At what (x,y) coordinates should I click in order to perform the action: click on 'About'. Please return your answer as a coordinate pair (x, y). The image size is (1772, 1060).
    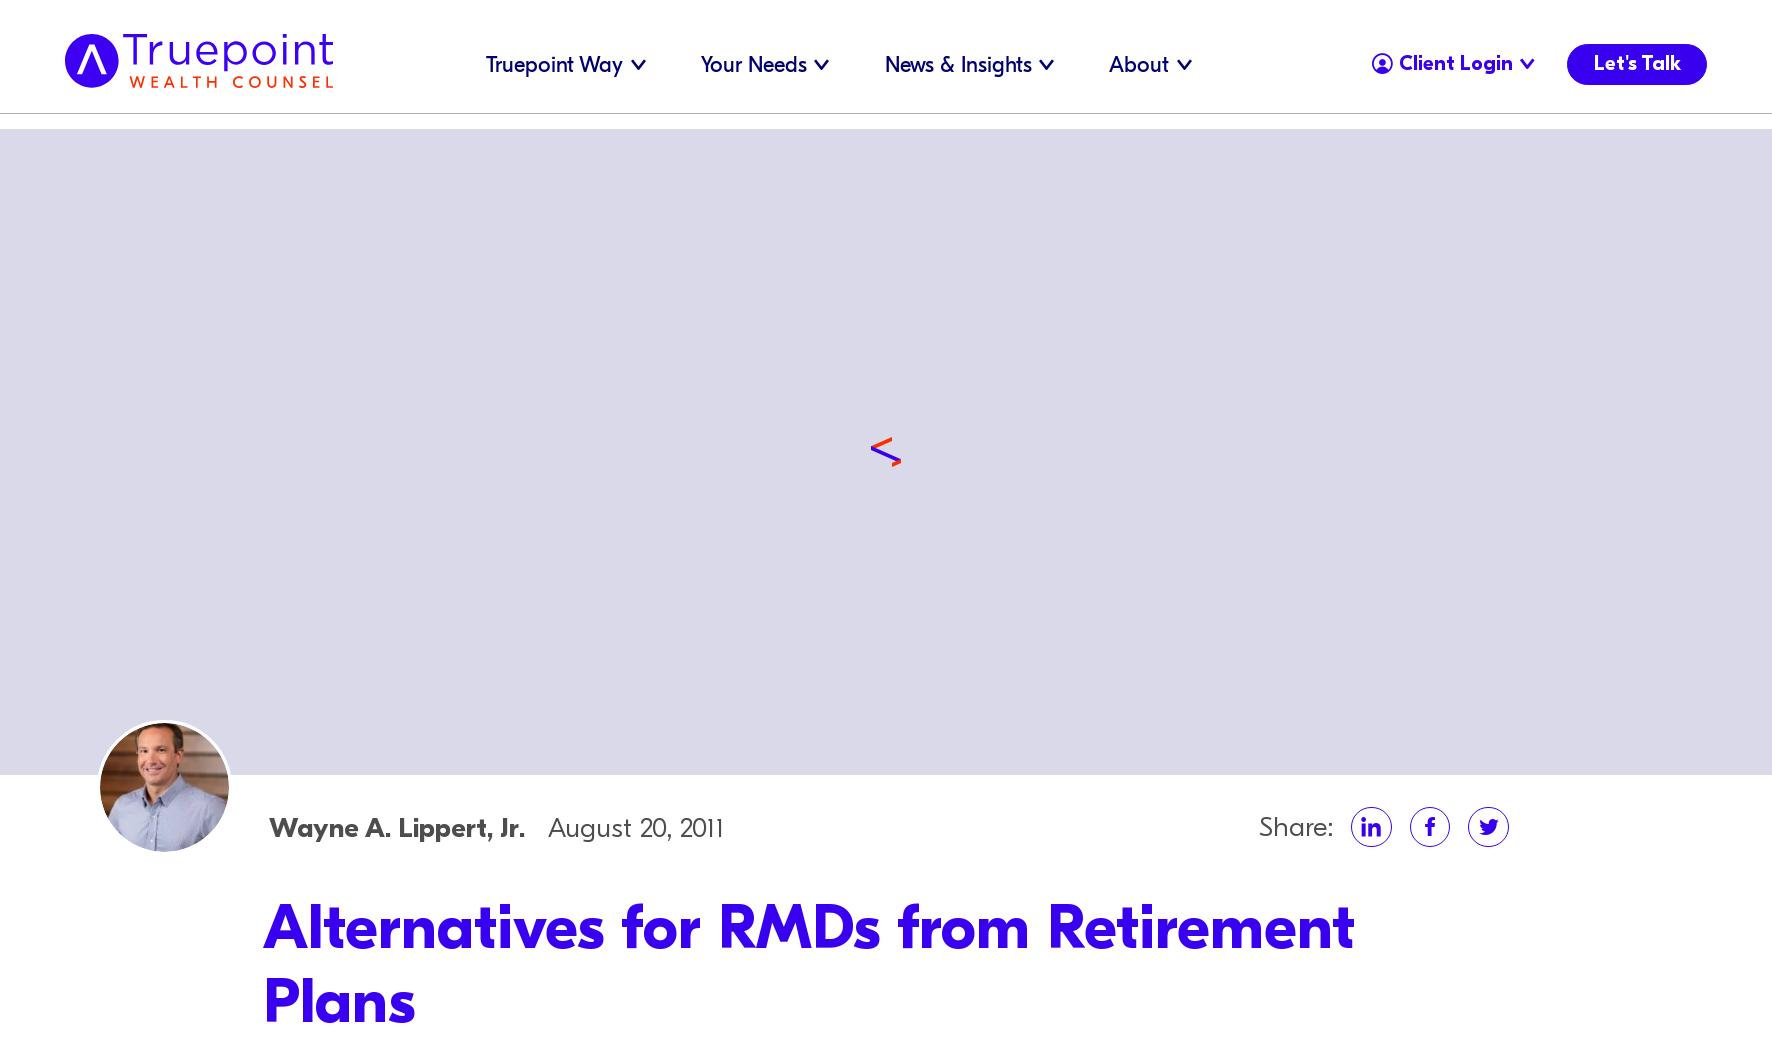
    Looking at the image, I should click on (1138, 64).